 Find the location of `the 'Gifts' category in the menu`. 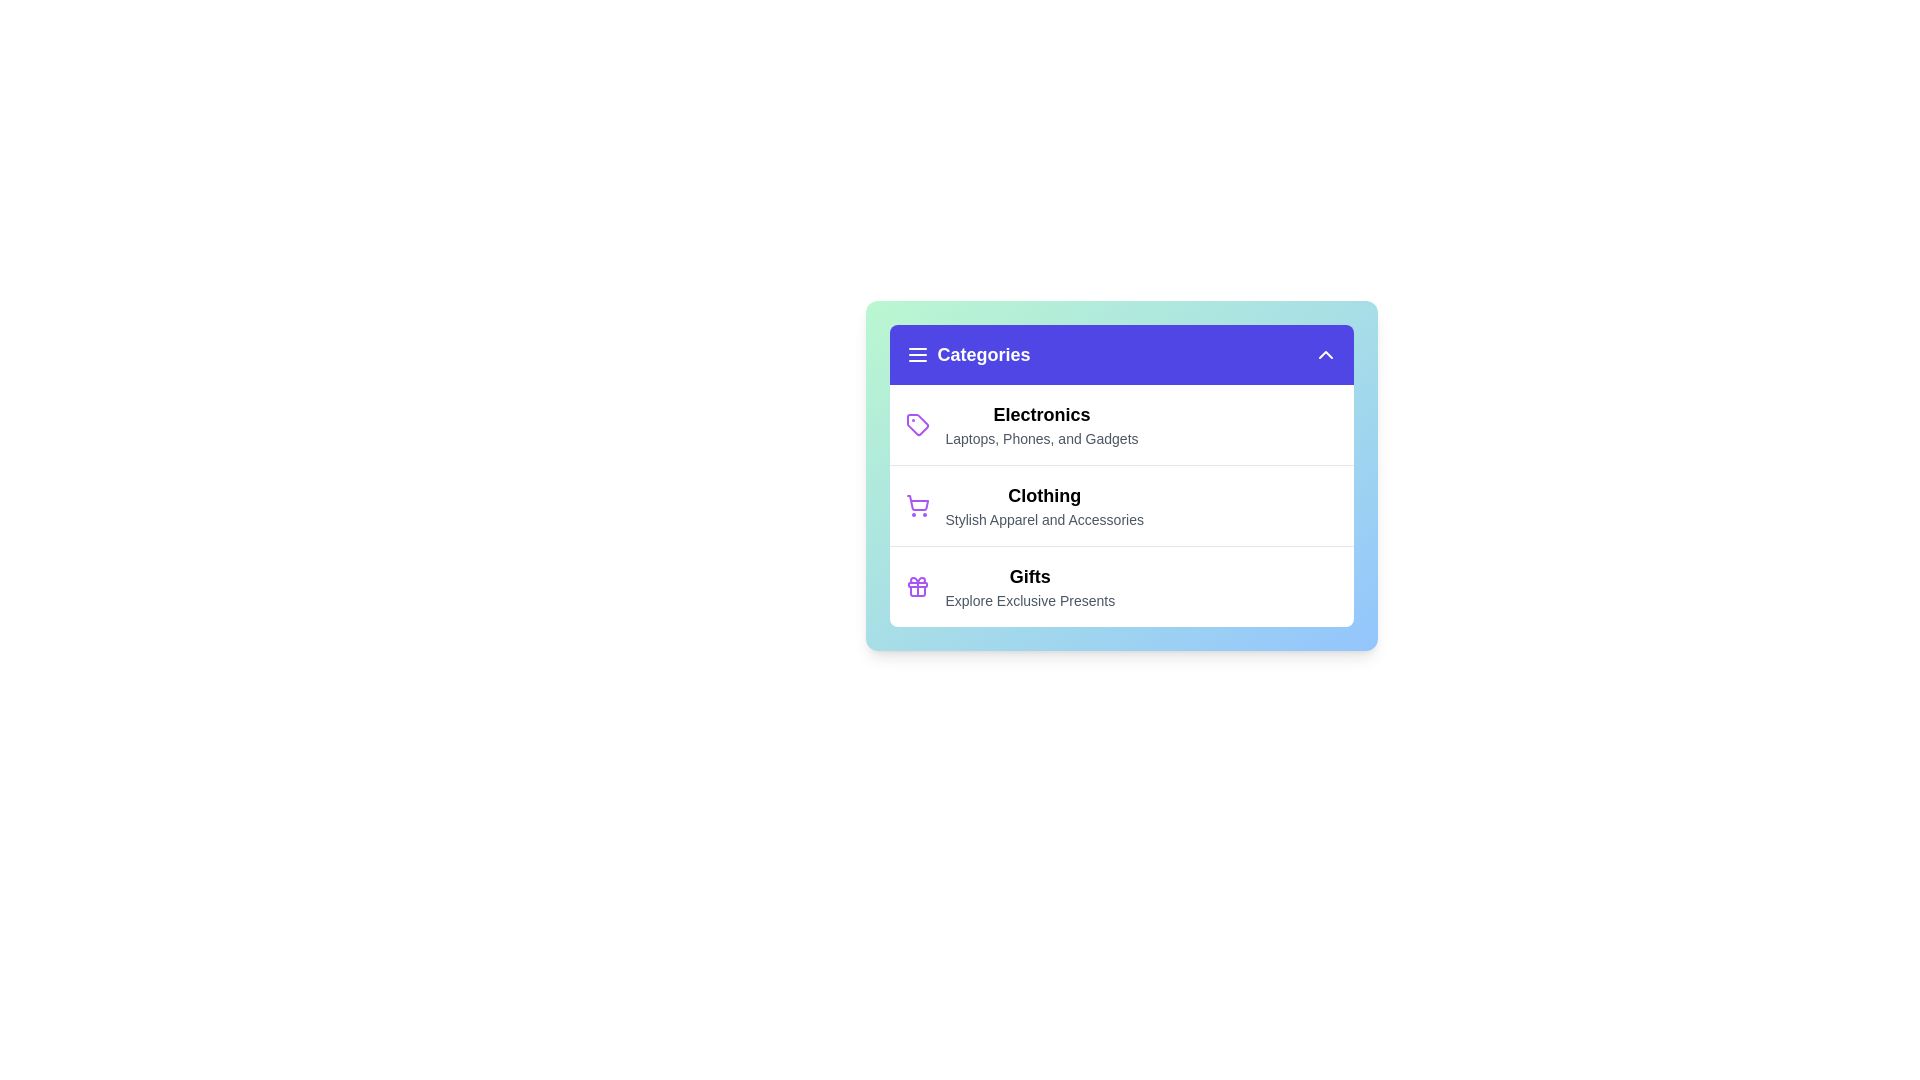

the 'Gifts' category in the menu is located at coordinates (1030, 585).